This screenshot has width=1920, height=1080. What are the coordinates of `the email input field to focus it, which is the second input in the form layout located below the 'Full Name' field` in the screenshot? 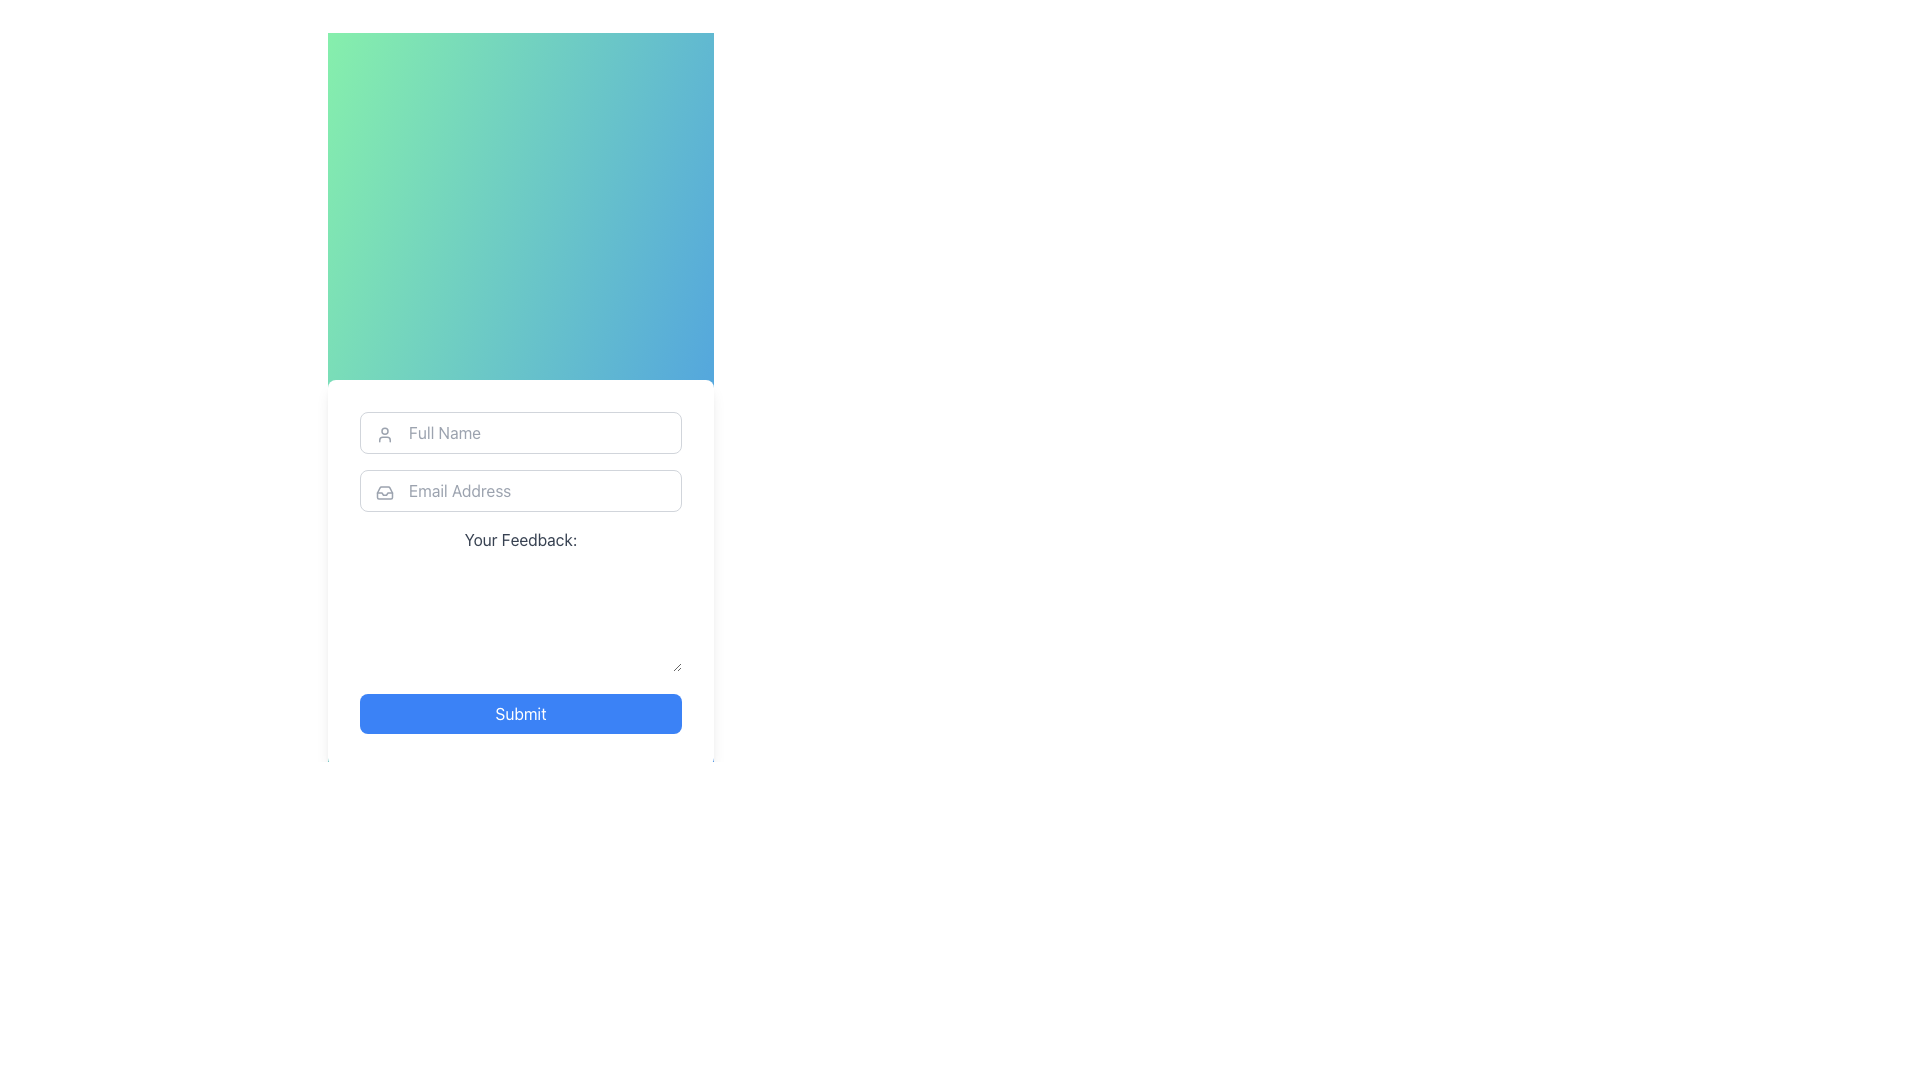 It's located at (521, 490).